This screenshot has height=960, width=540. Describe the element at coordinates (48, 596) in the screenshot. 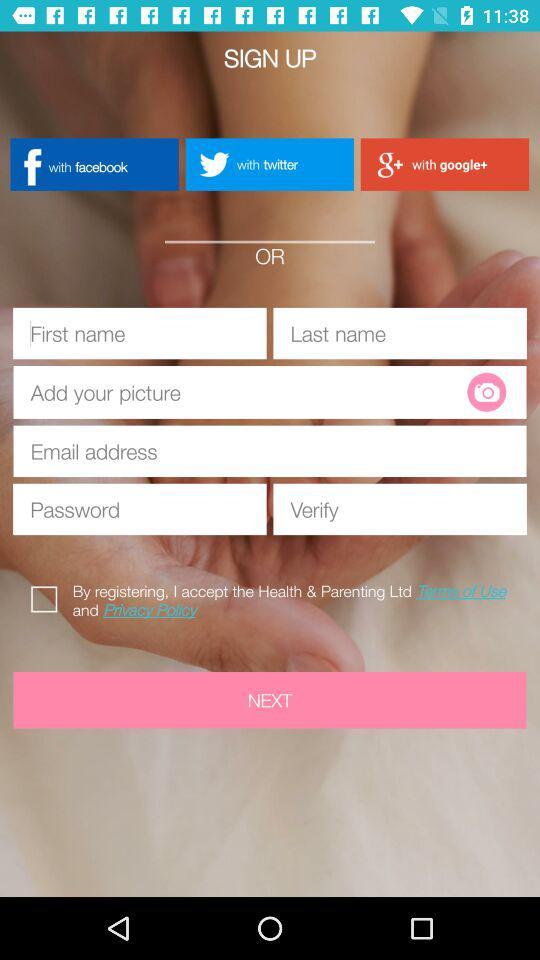

I see `icon to the left of the by registering i icon` at that location.